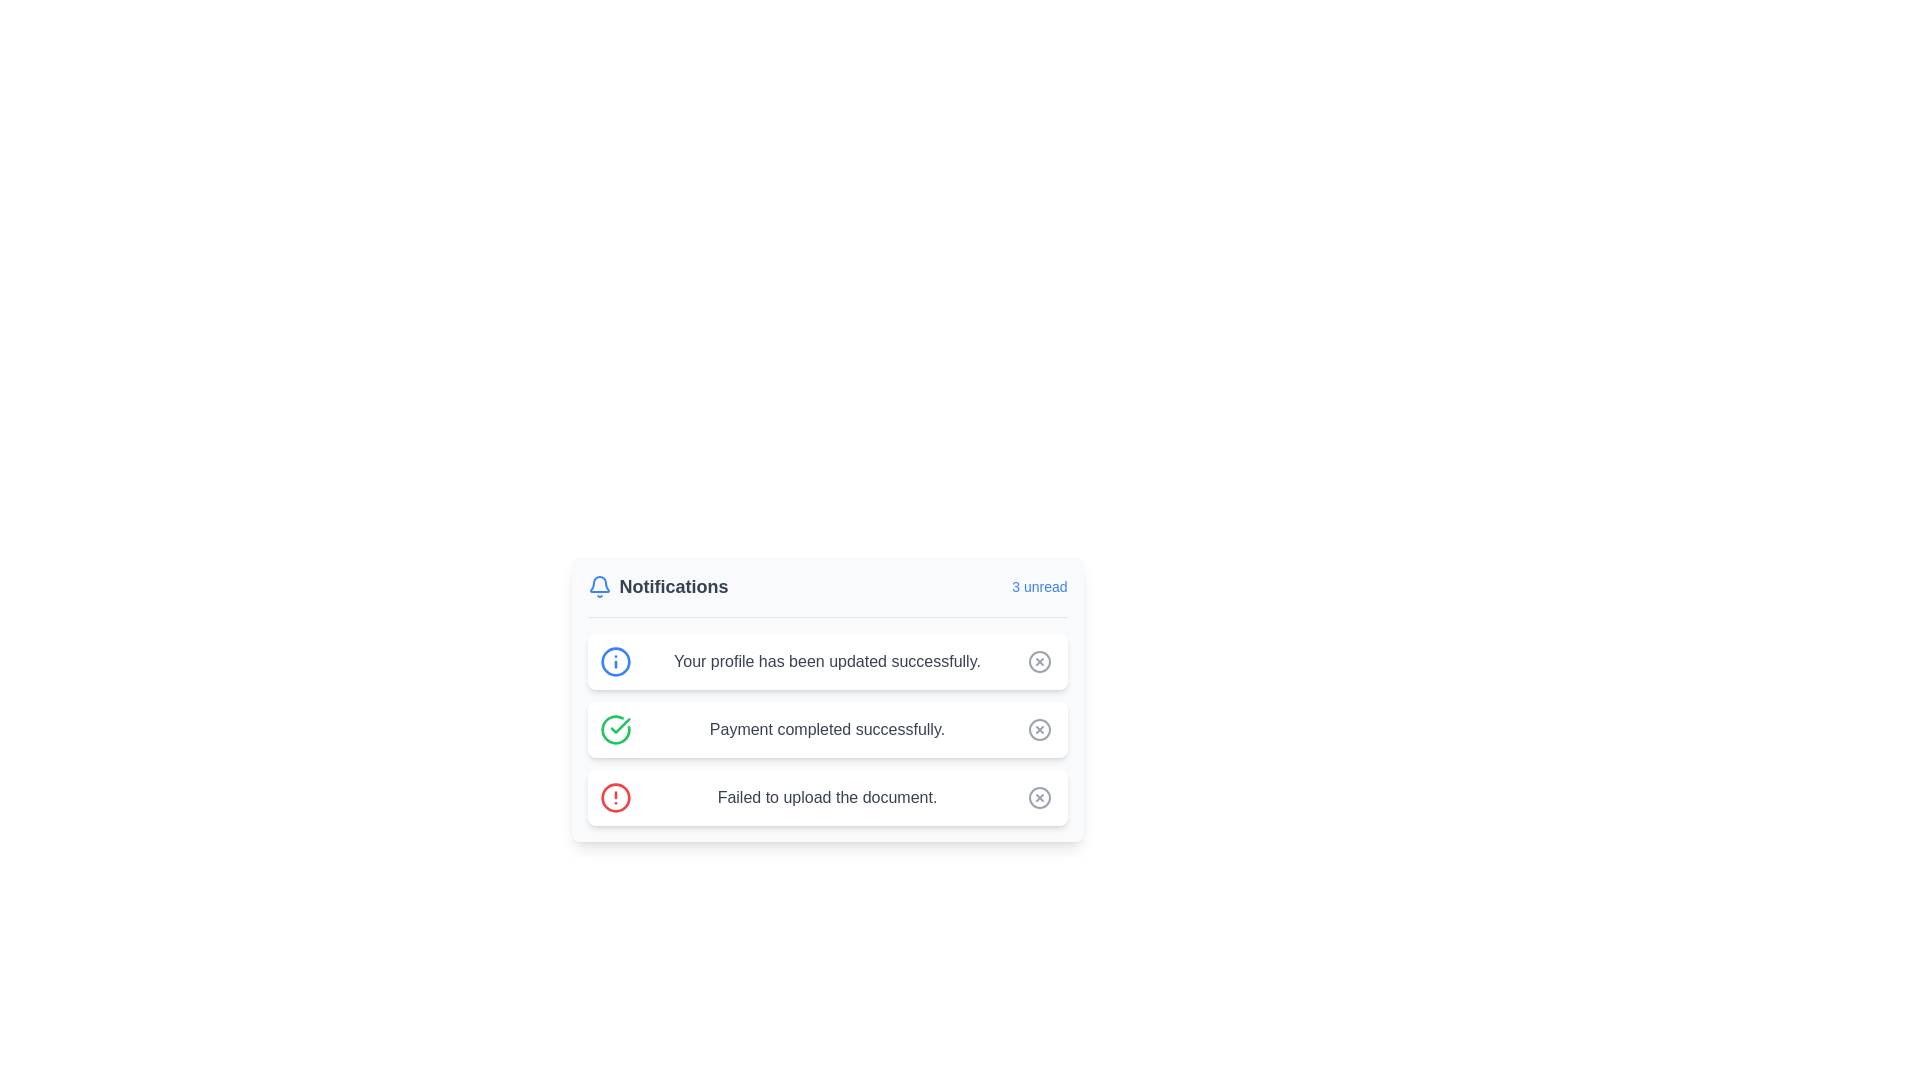 The image size is (1920, 1080). Describe the element at coordinates (1039, 662) in the screenshot. I see `the small circular icon with an 'X' mark, located to the far right of the first notification row aligned with the message 'Your profile has been updated successfully.'` at that location.